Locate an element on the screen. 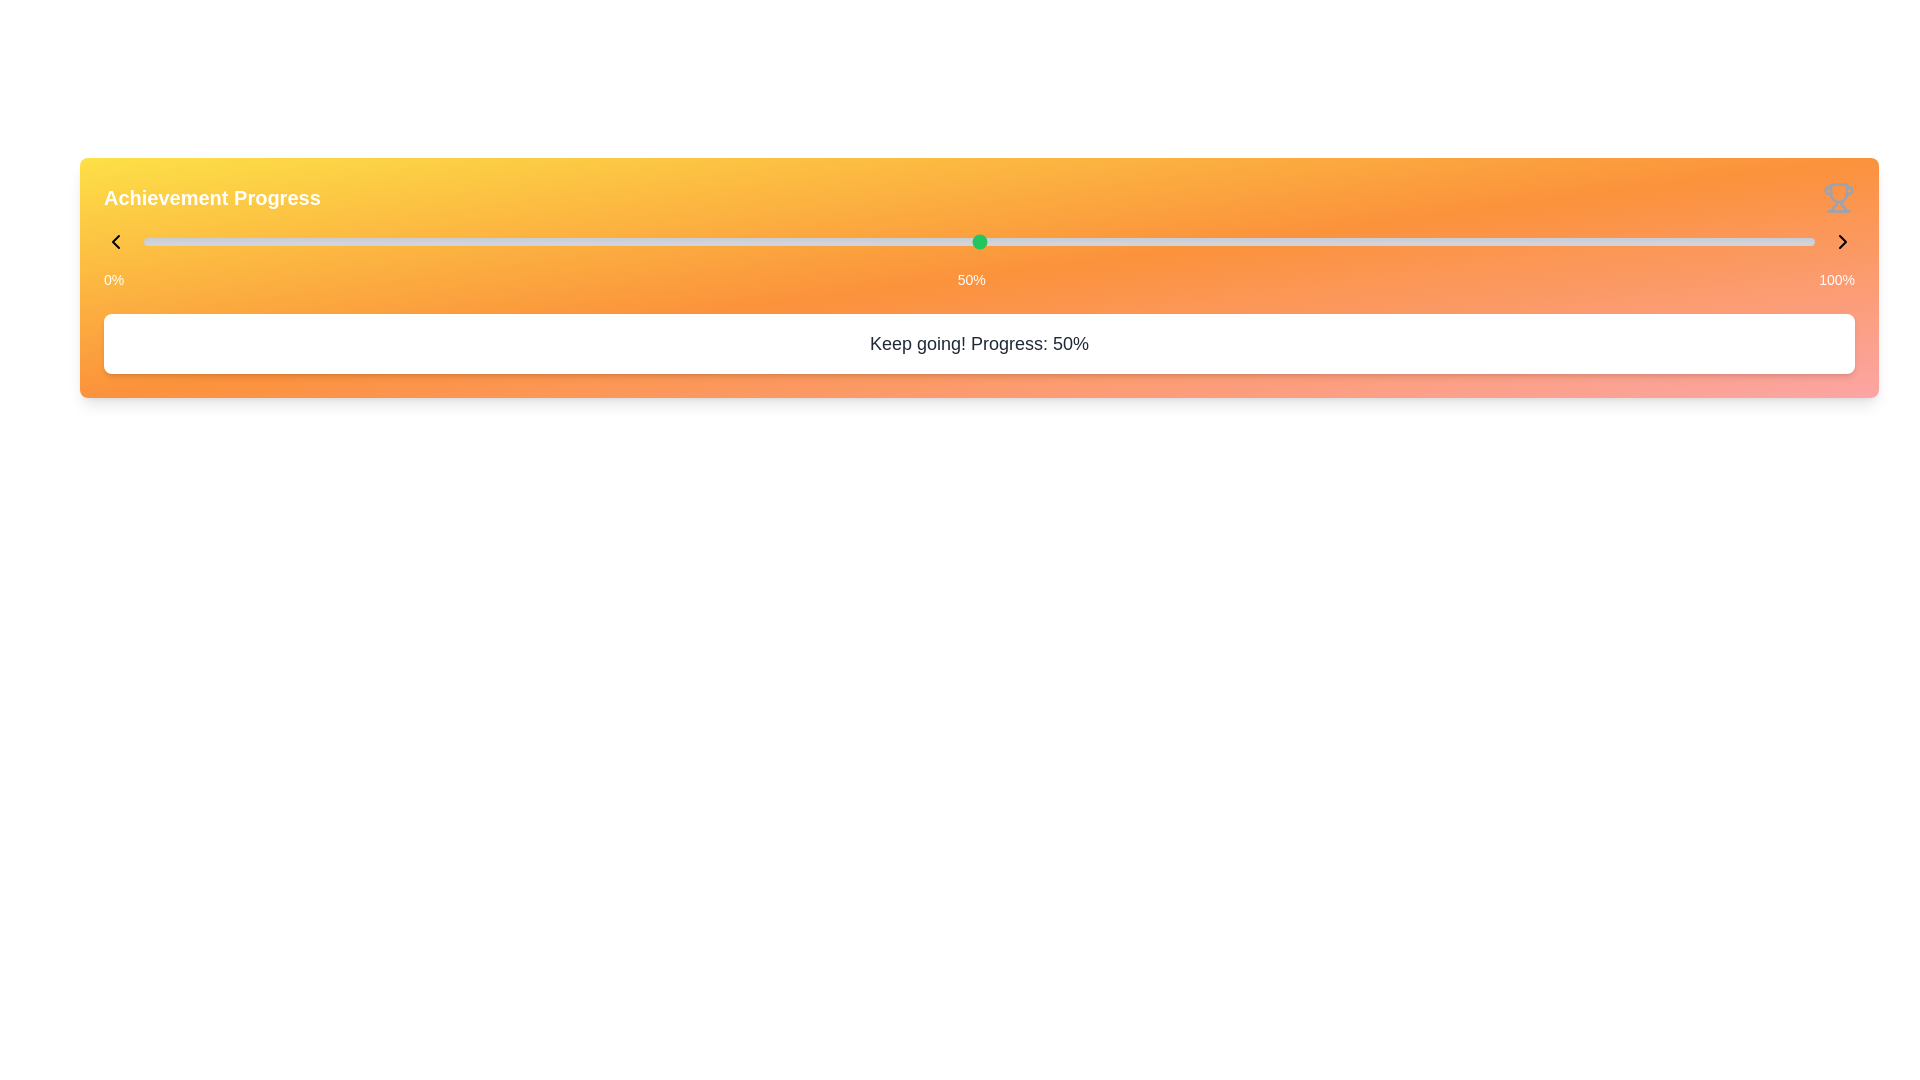 This screenshot has width=1920, height=1080. the Text Label that denotes the progress tracker section, positioned to the far left of the horizontal orange gradient bar, for reading is located at coordinates (212, 197).